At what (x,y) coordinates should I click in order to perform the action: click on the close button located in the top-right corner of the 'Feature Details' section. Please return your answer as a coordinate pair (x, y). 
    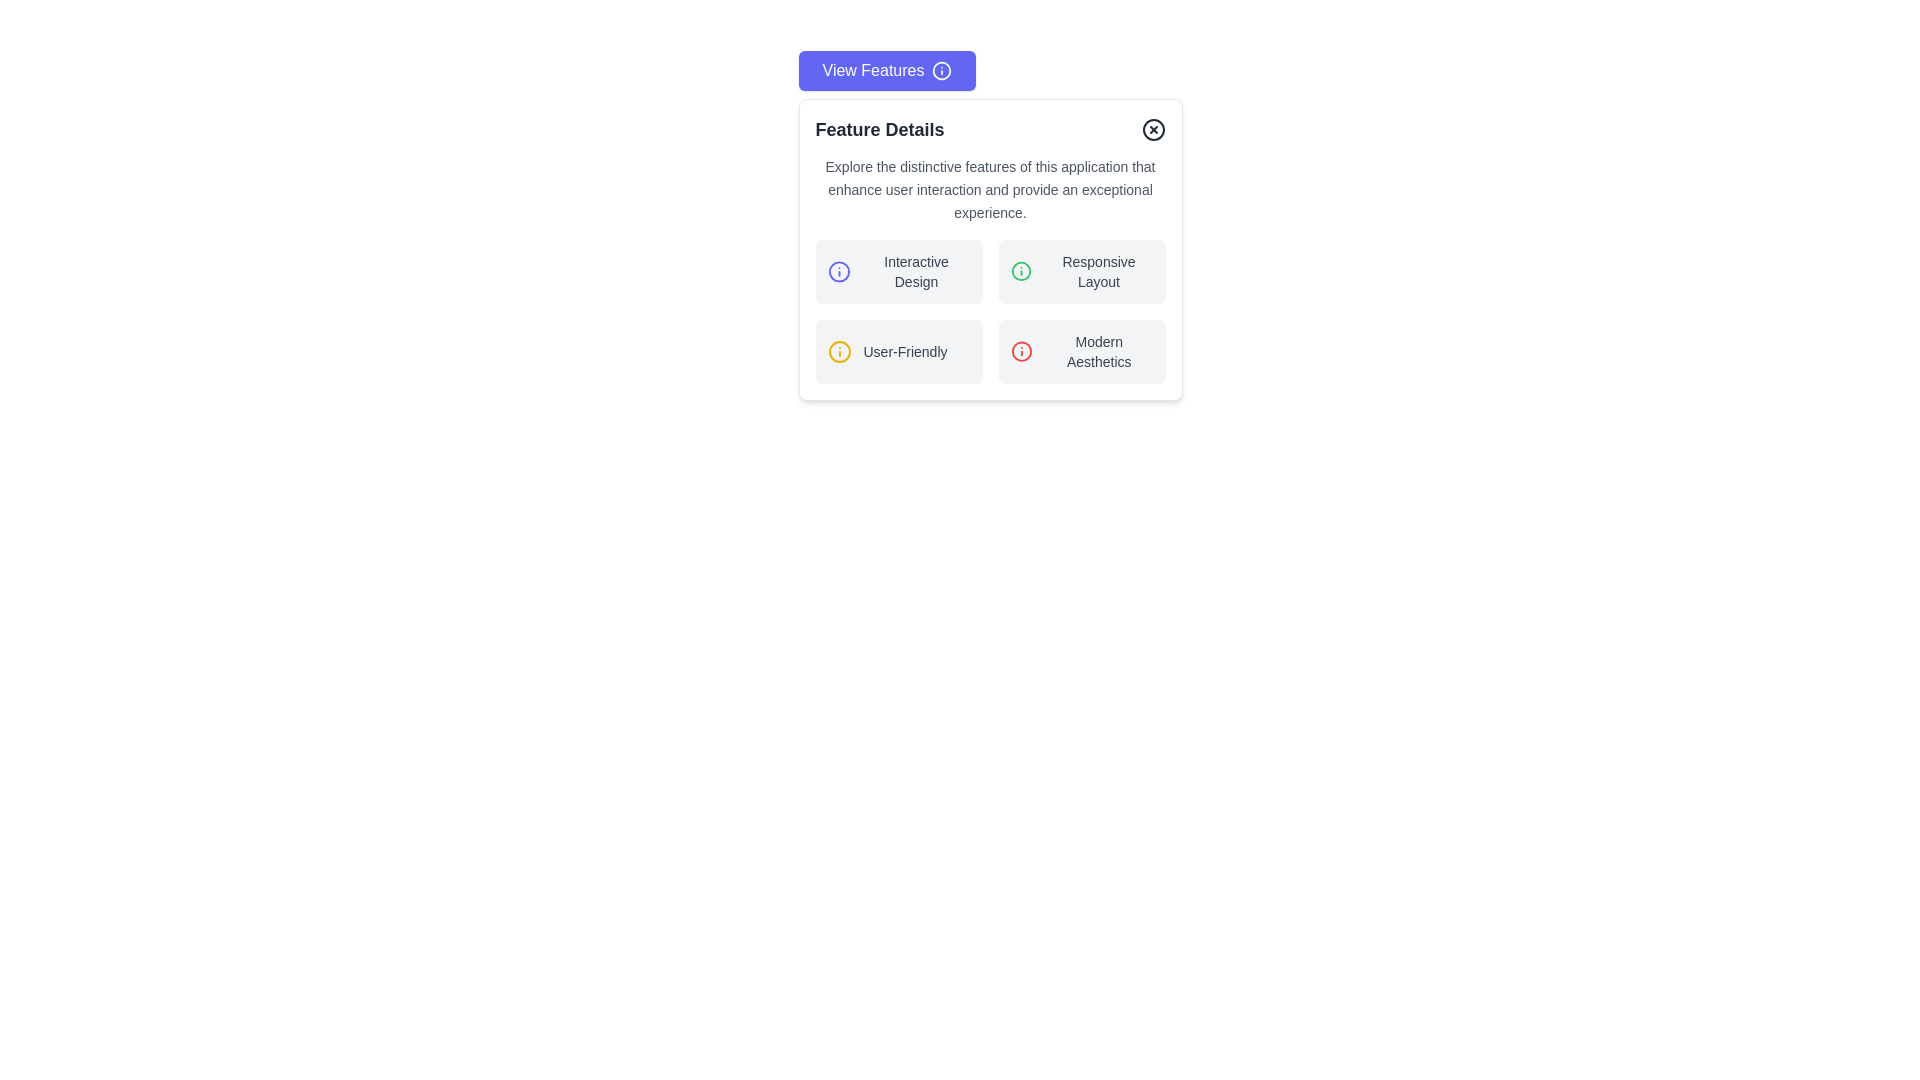
    Looking at the image, I should click on (1153, 130).